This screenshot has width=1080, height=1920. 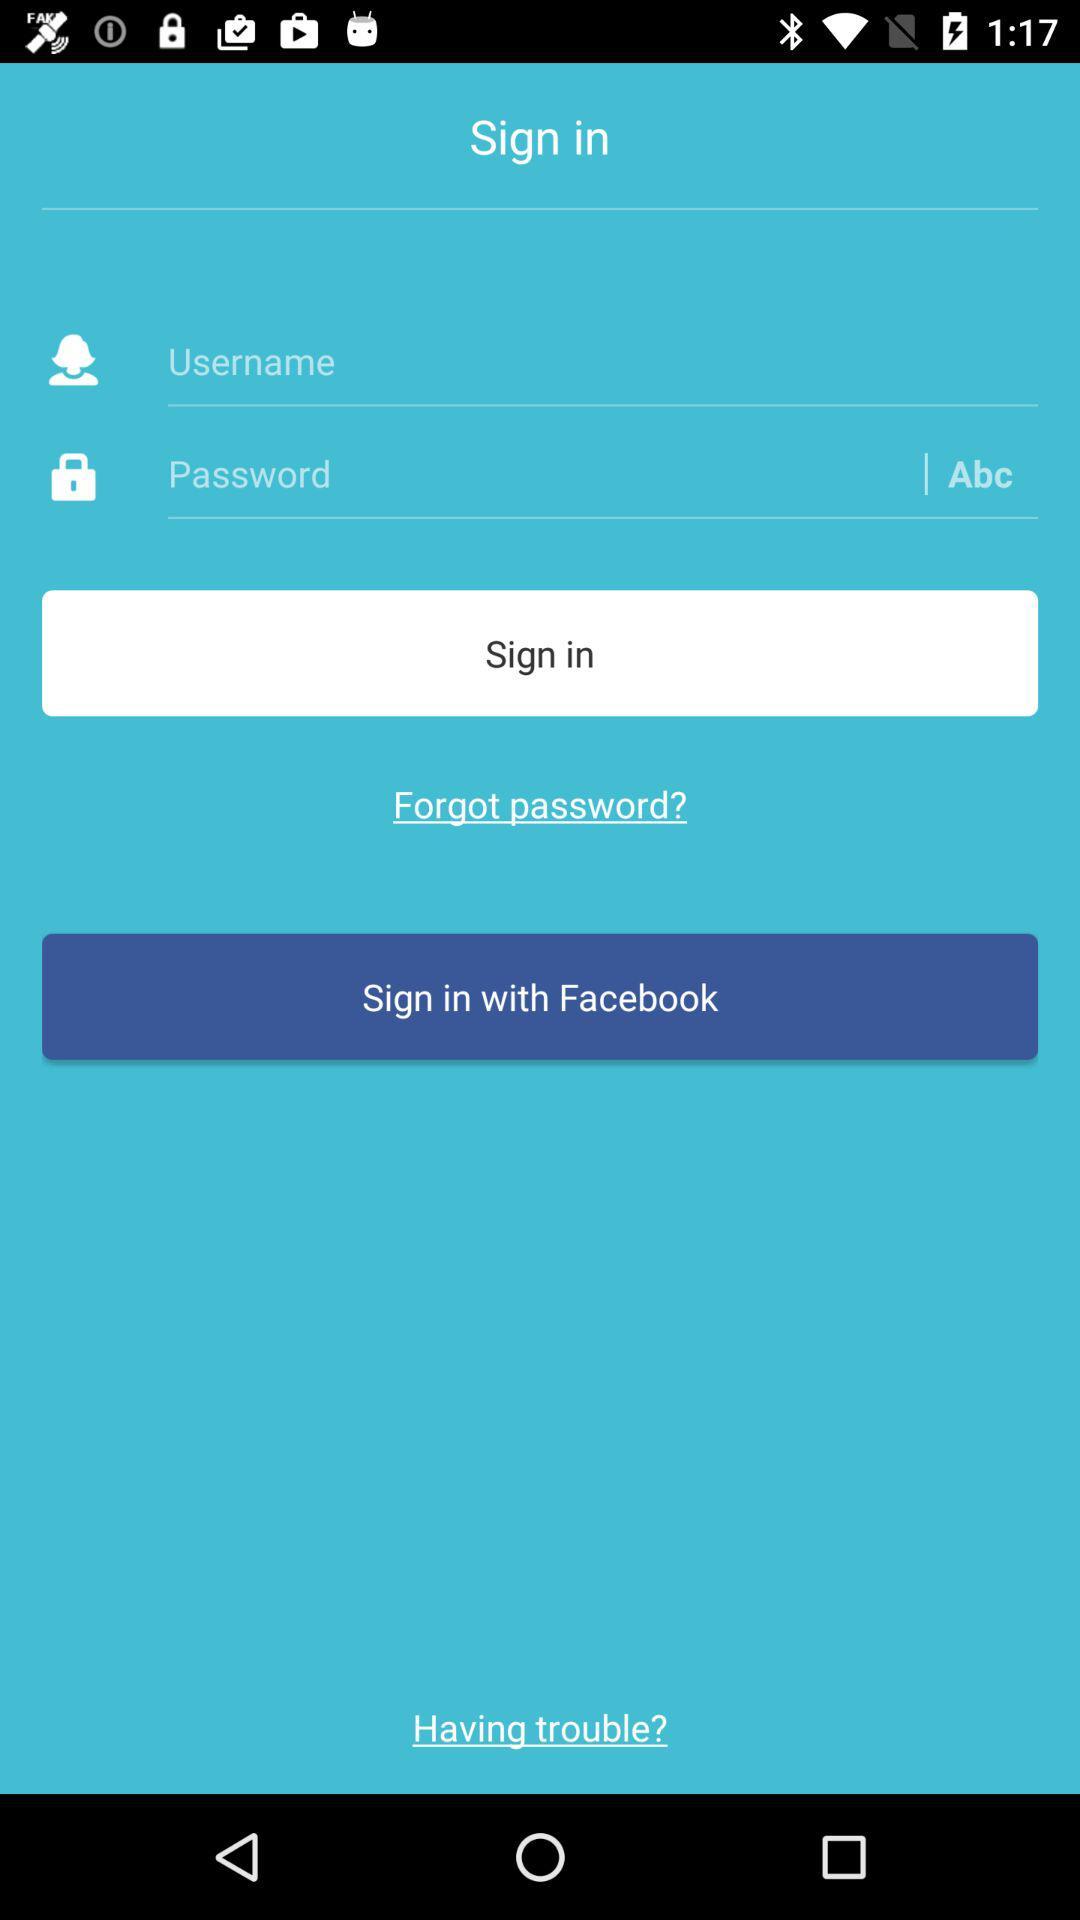 I want to click on icon above the sign in, so click(x=979, y=472).